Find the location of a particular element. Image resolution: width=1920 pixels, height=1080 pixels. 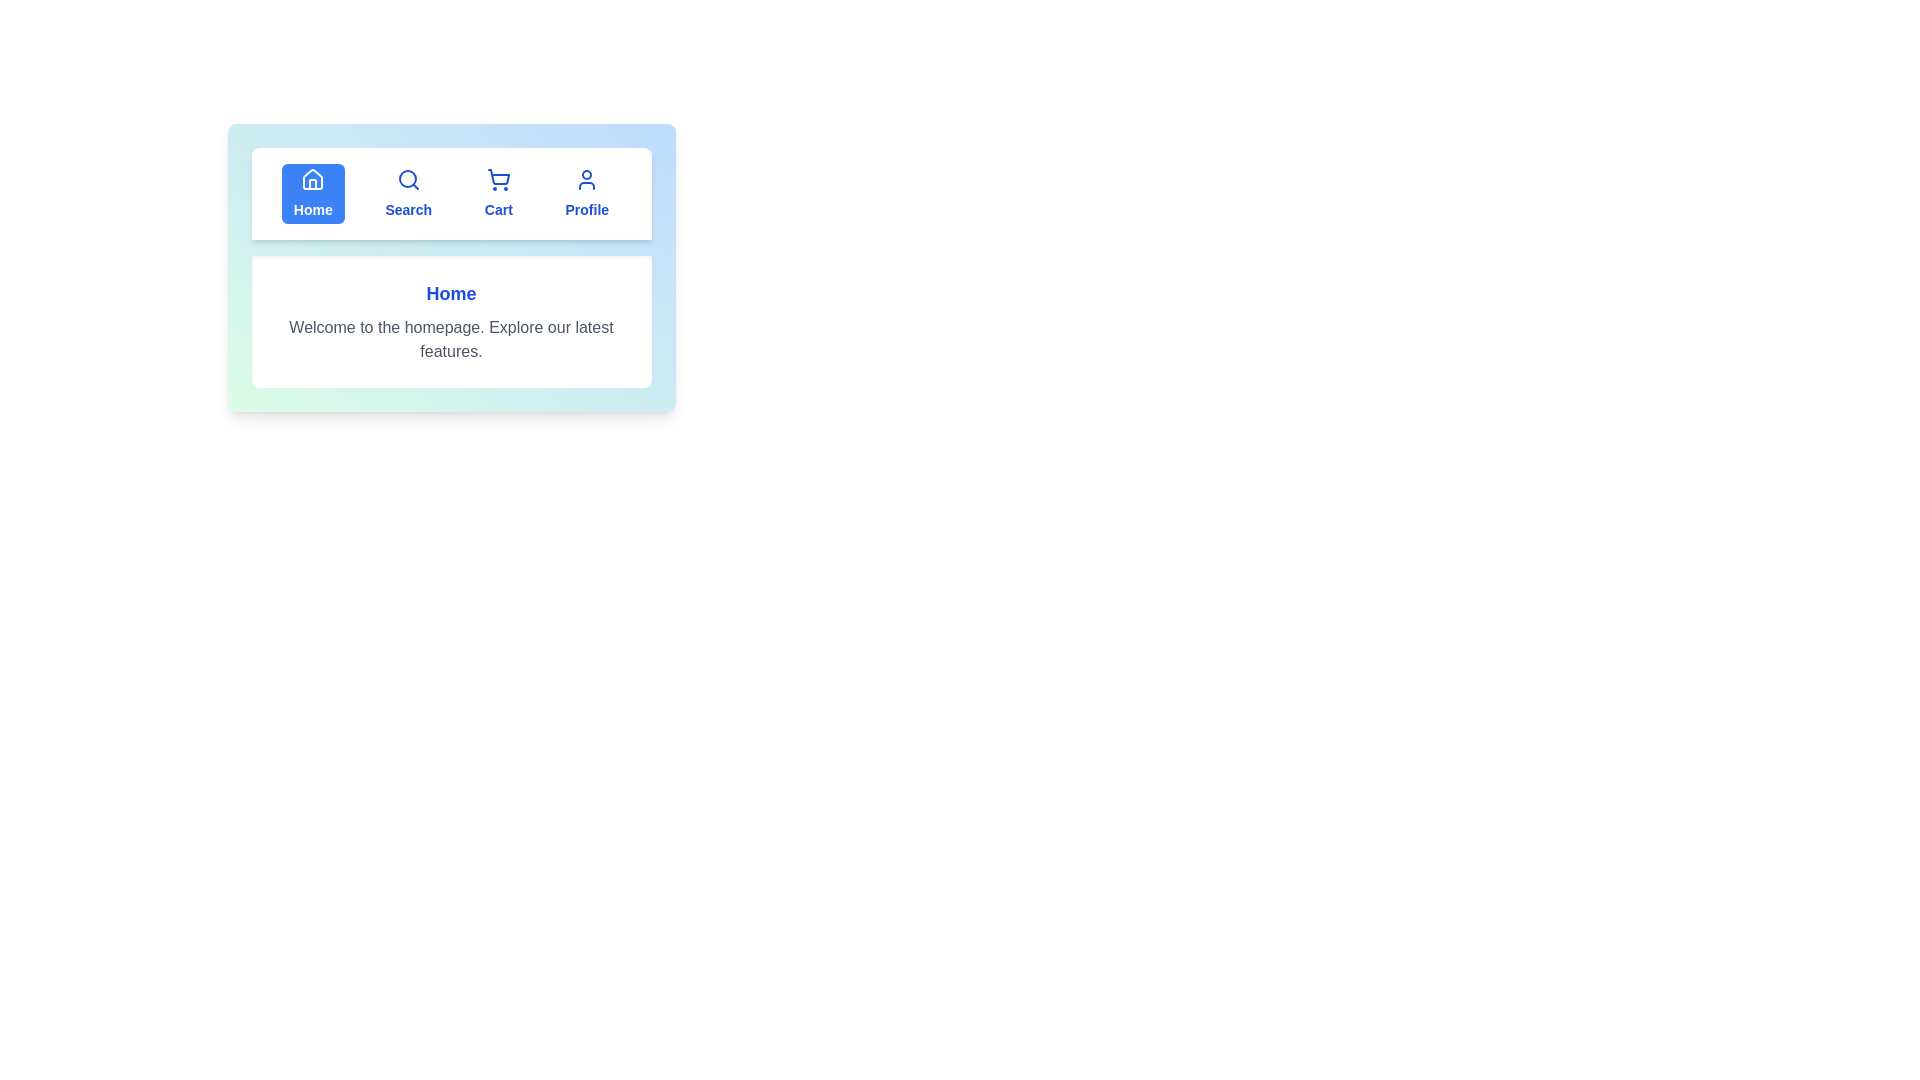

the tab Cart to view its content is located at coordinates (499, 193).